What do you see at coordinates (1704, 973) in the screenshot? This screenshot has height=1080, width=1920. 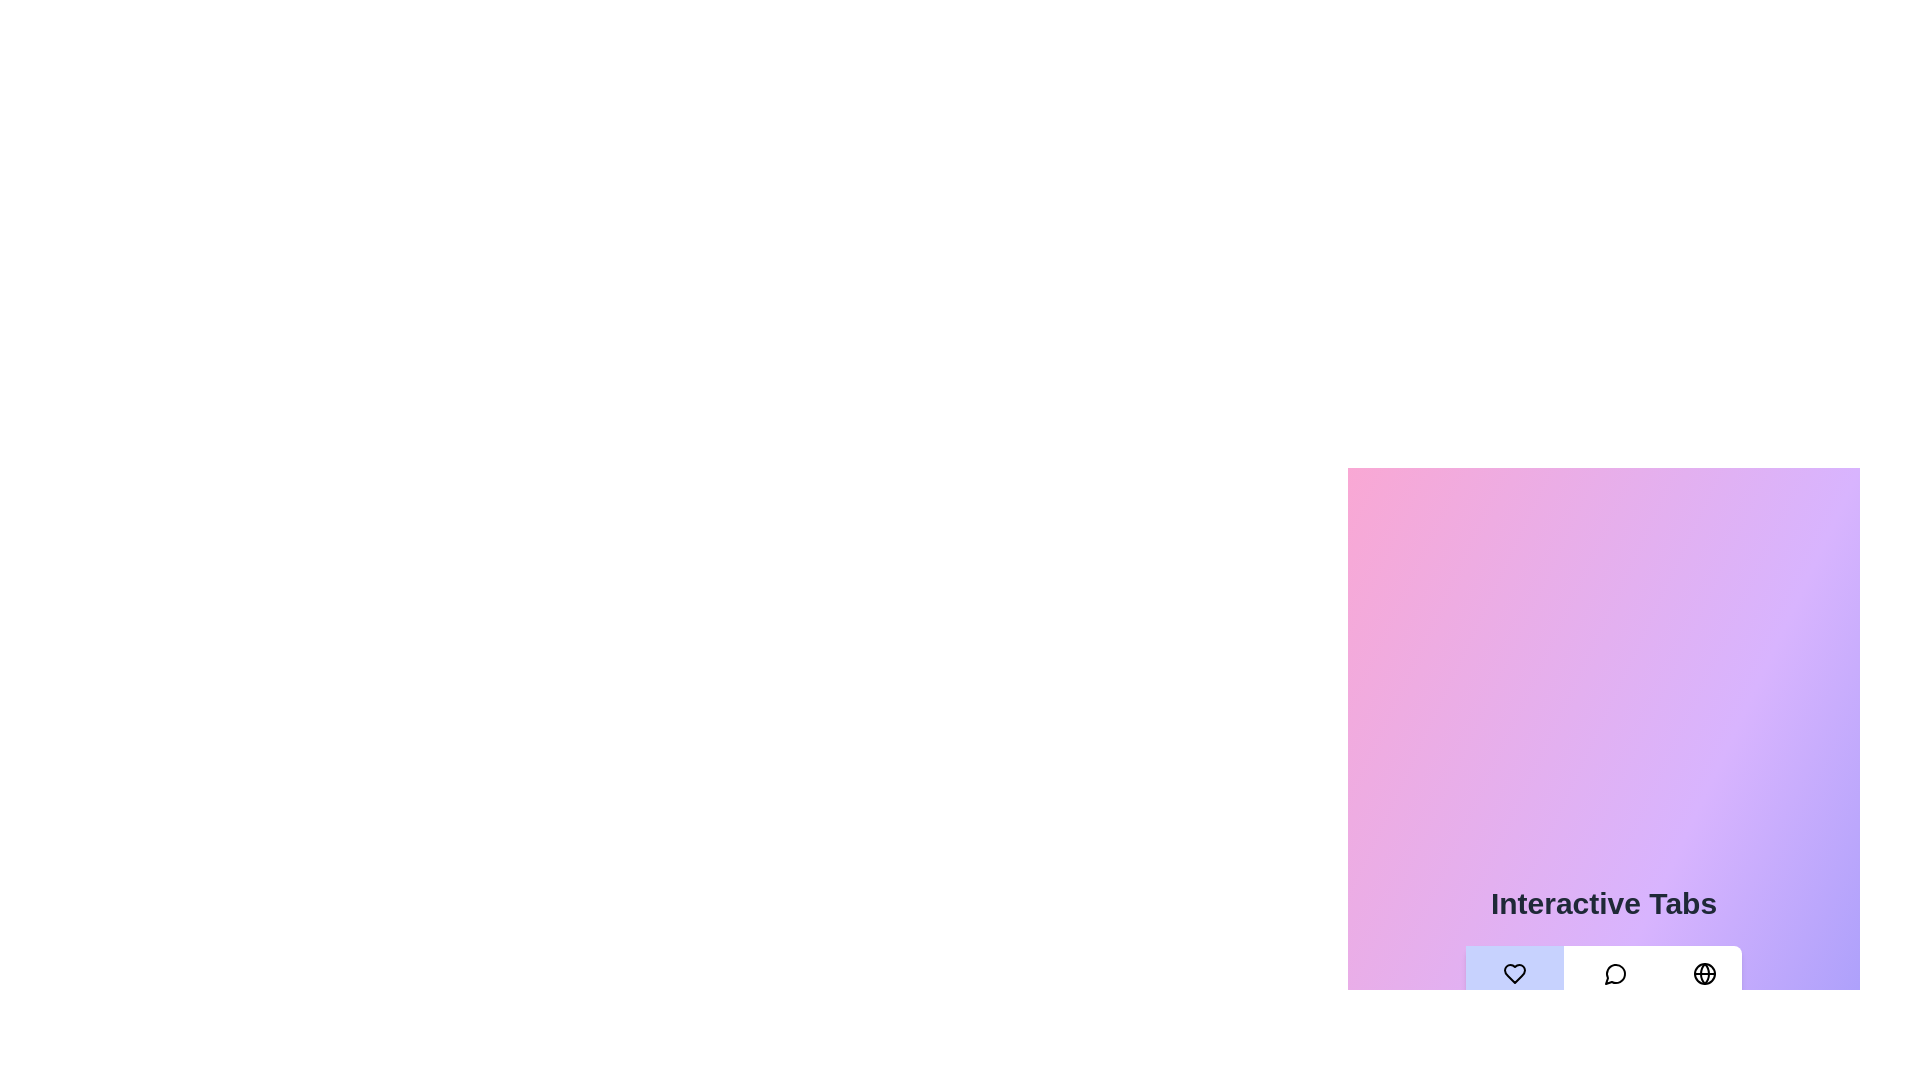 I see `the icon of the World tab to activate it` at bounding box center [1704, 973].